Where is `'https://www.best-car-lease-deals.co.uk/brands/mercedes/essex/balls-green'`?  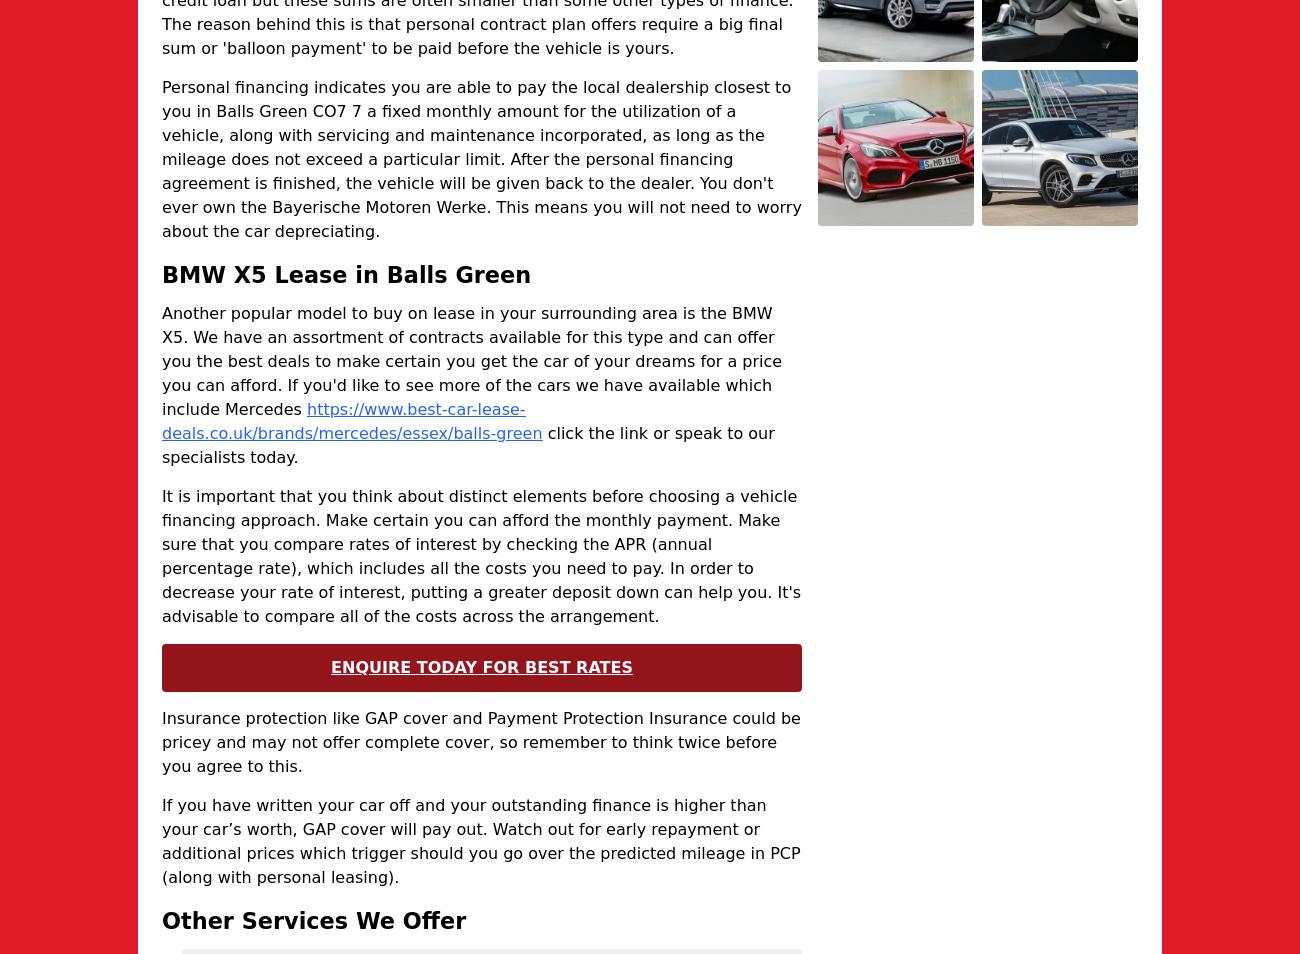 'https://www.best-car-lease-deals.co.uk/brands/mercedes/essex/balls-green' is located at coordinates (351, 421).